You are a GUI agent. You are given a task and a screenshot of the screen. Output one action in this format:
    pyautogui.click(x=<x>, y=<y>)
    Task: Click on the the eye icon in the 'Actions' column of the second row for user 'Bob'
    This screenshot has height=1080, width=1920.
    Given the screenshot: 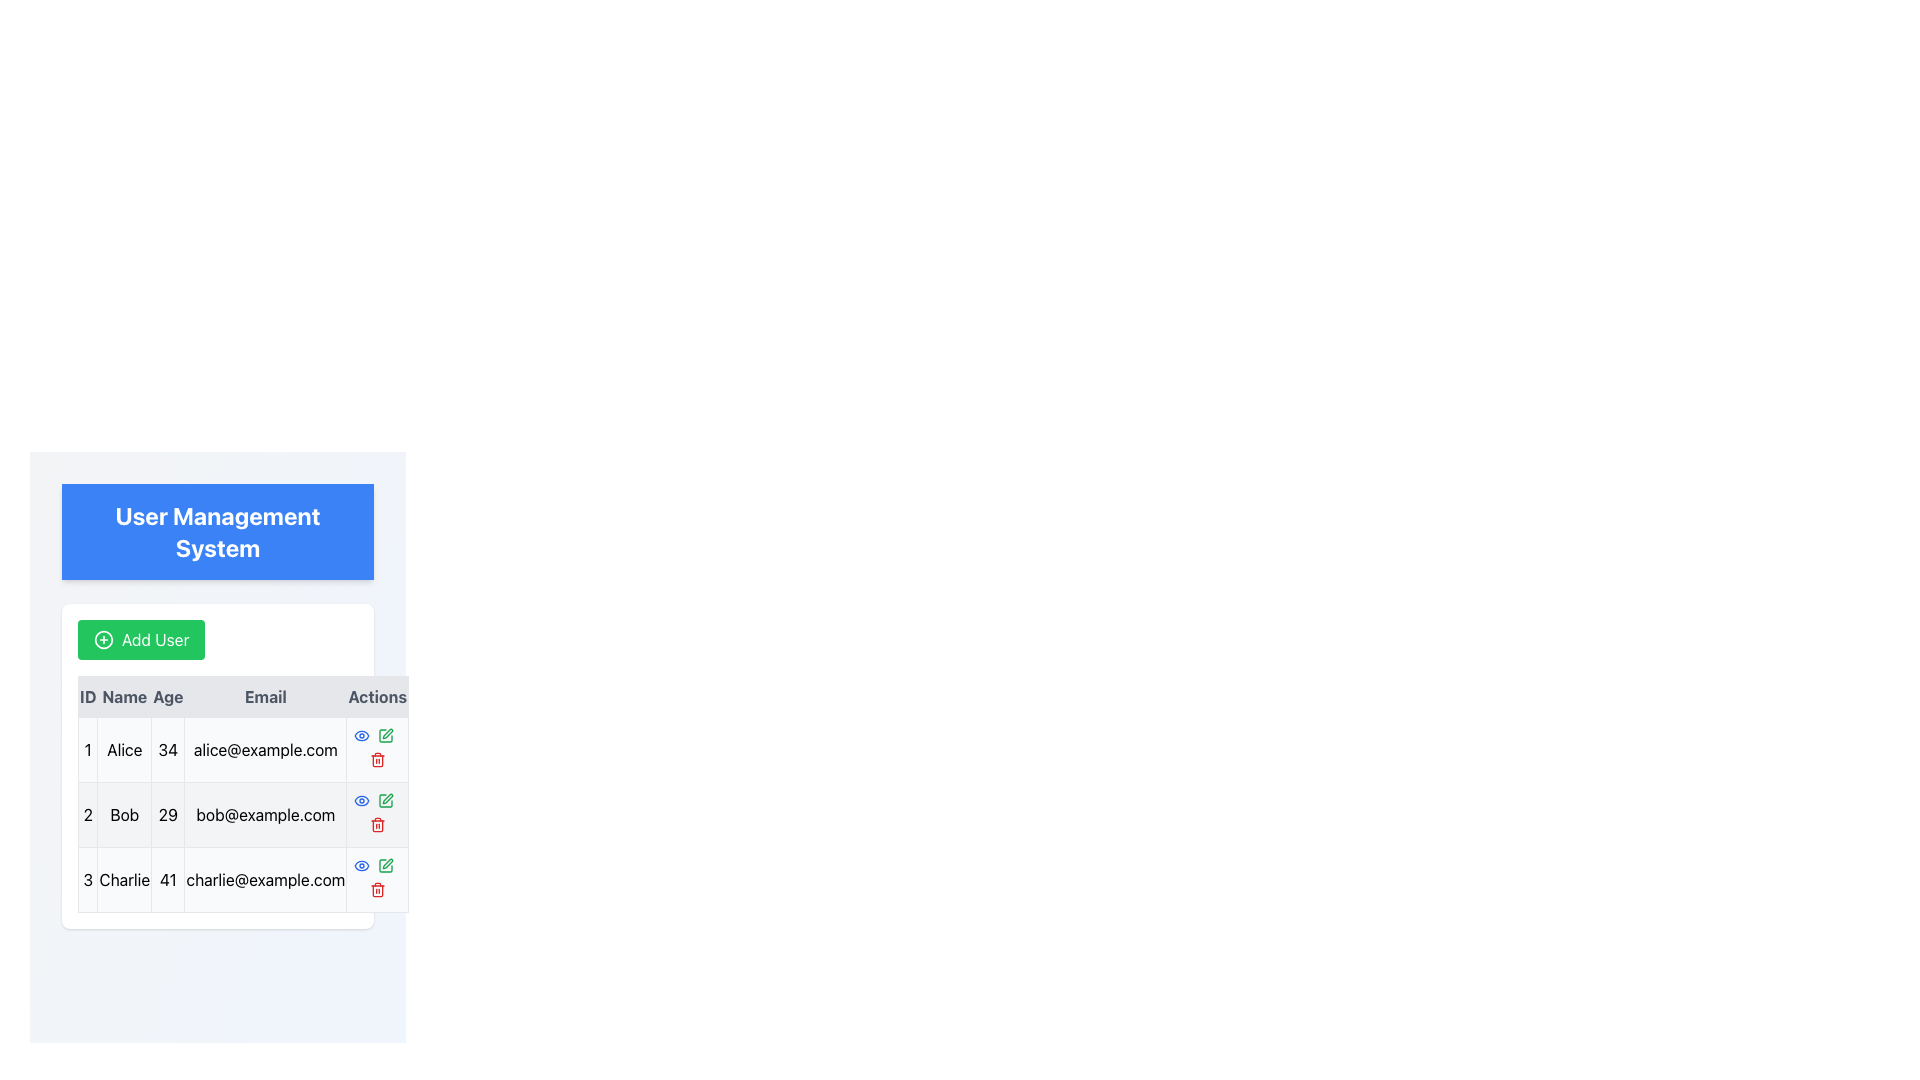 What is the action you would take?
    pyautogui.click(x=361, y=736)
    